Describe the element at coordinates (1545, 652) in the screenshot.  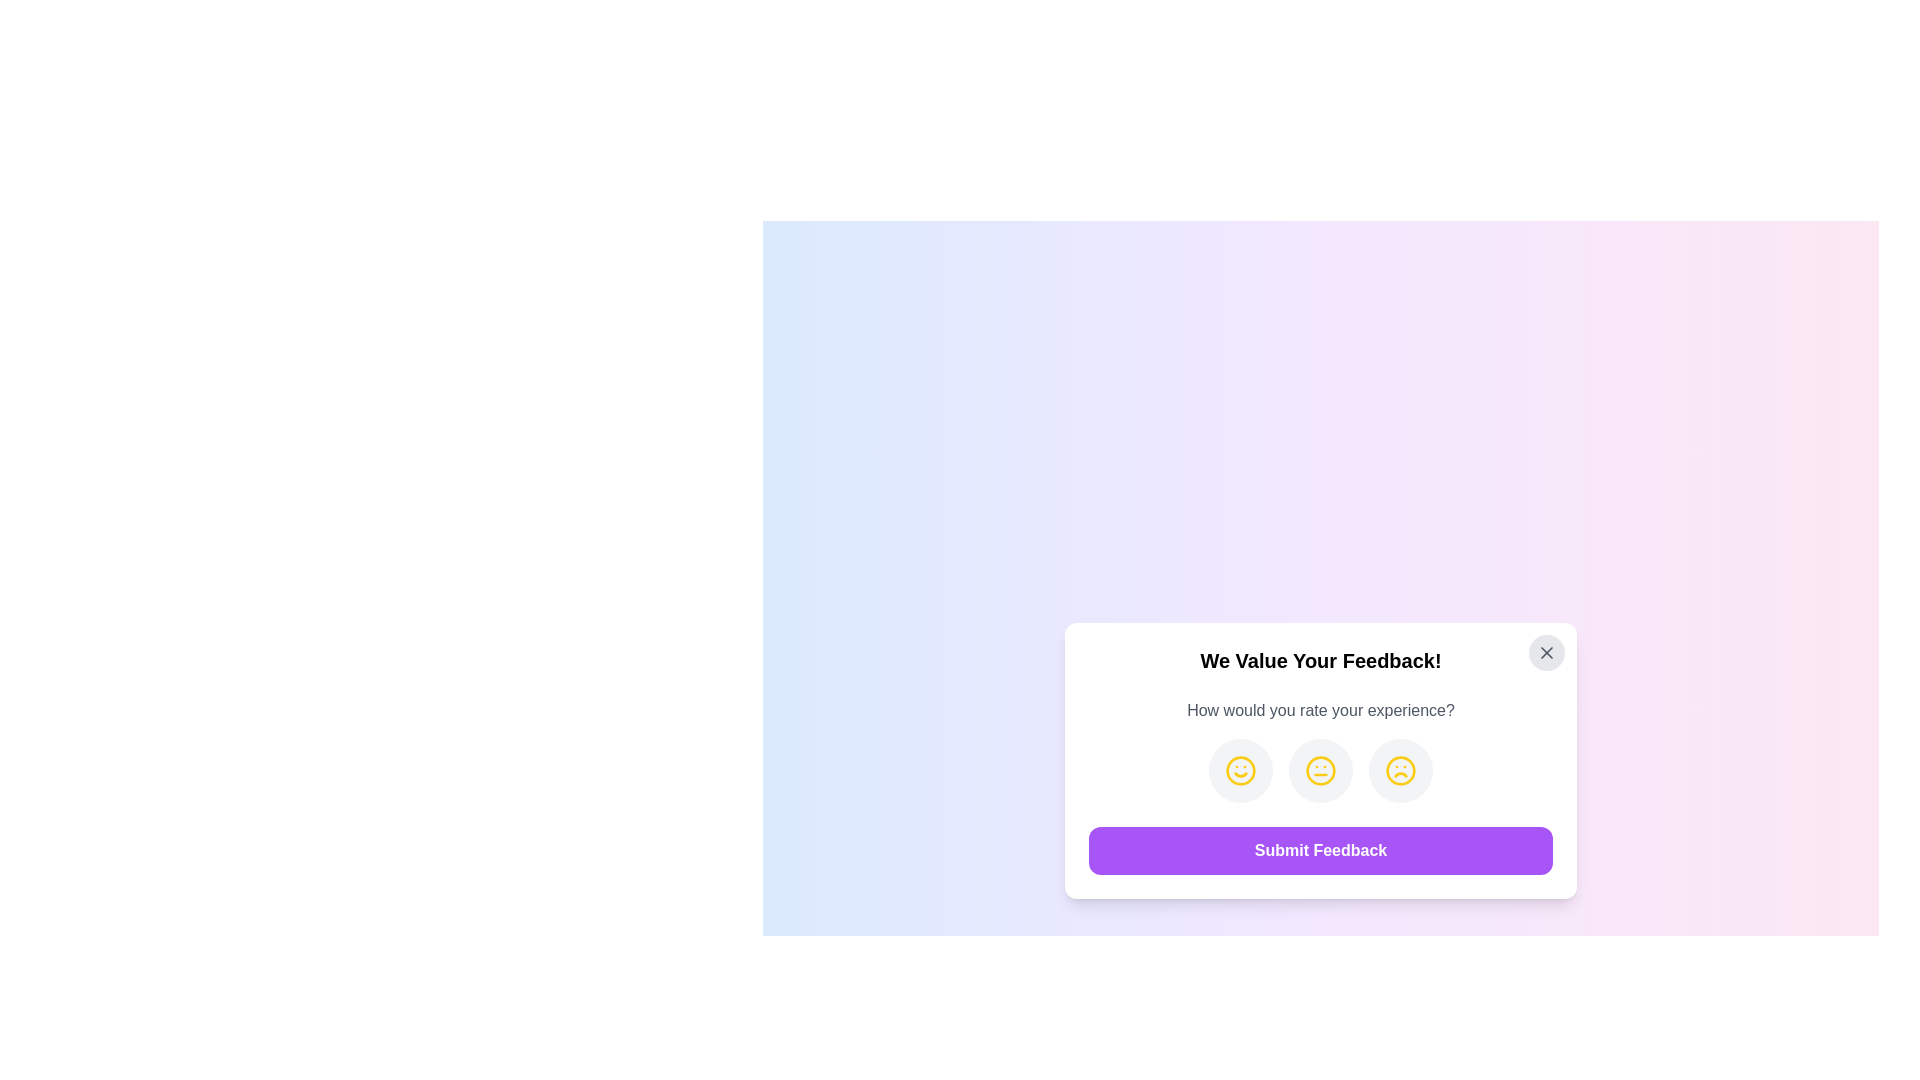
I see `the close (X) icon button located at the top-right corner of the feedback modal` at that location.